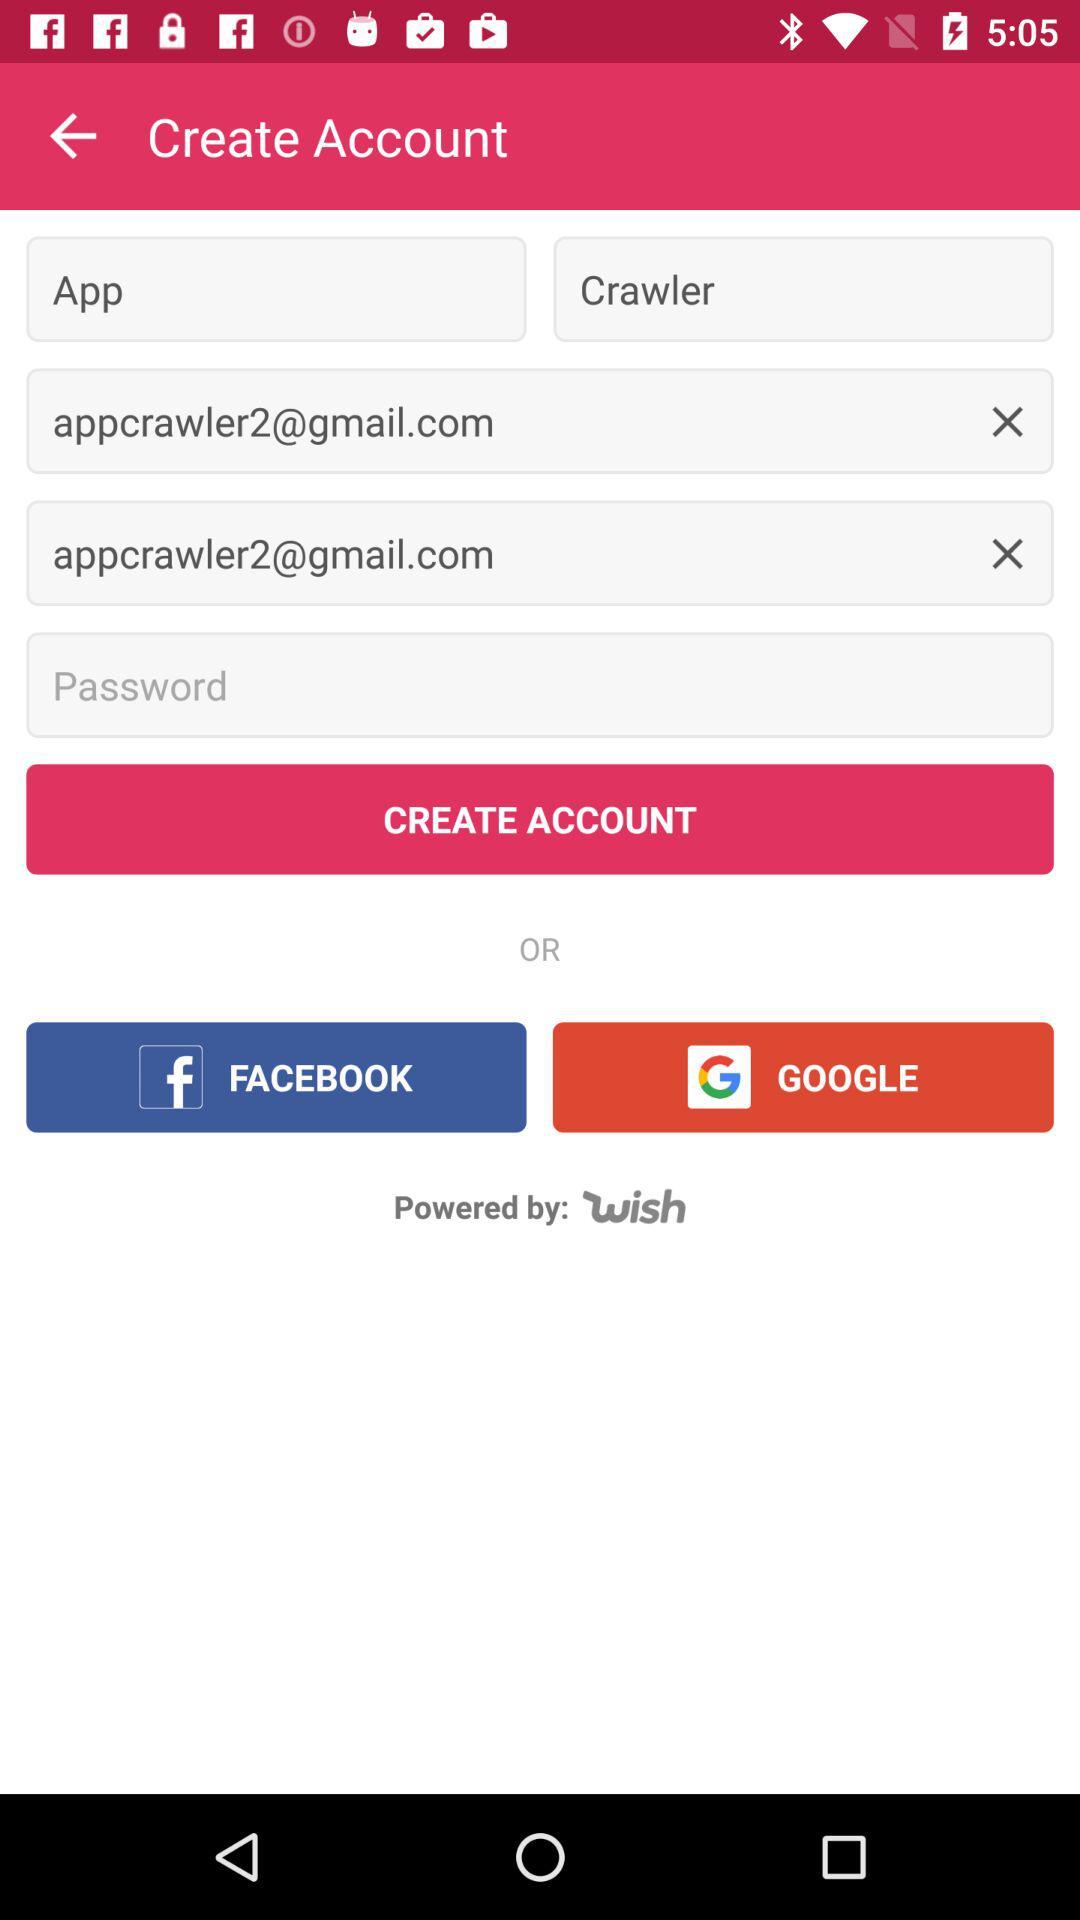 This screenshot has height=1920, width=1080. I want to click on item next to app, so click(802, 288).